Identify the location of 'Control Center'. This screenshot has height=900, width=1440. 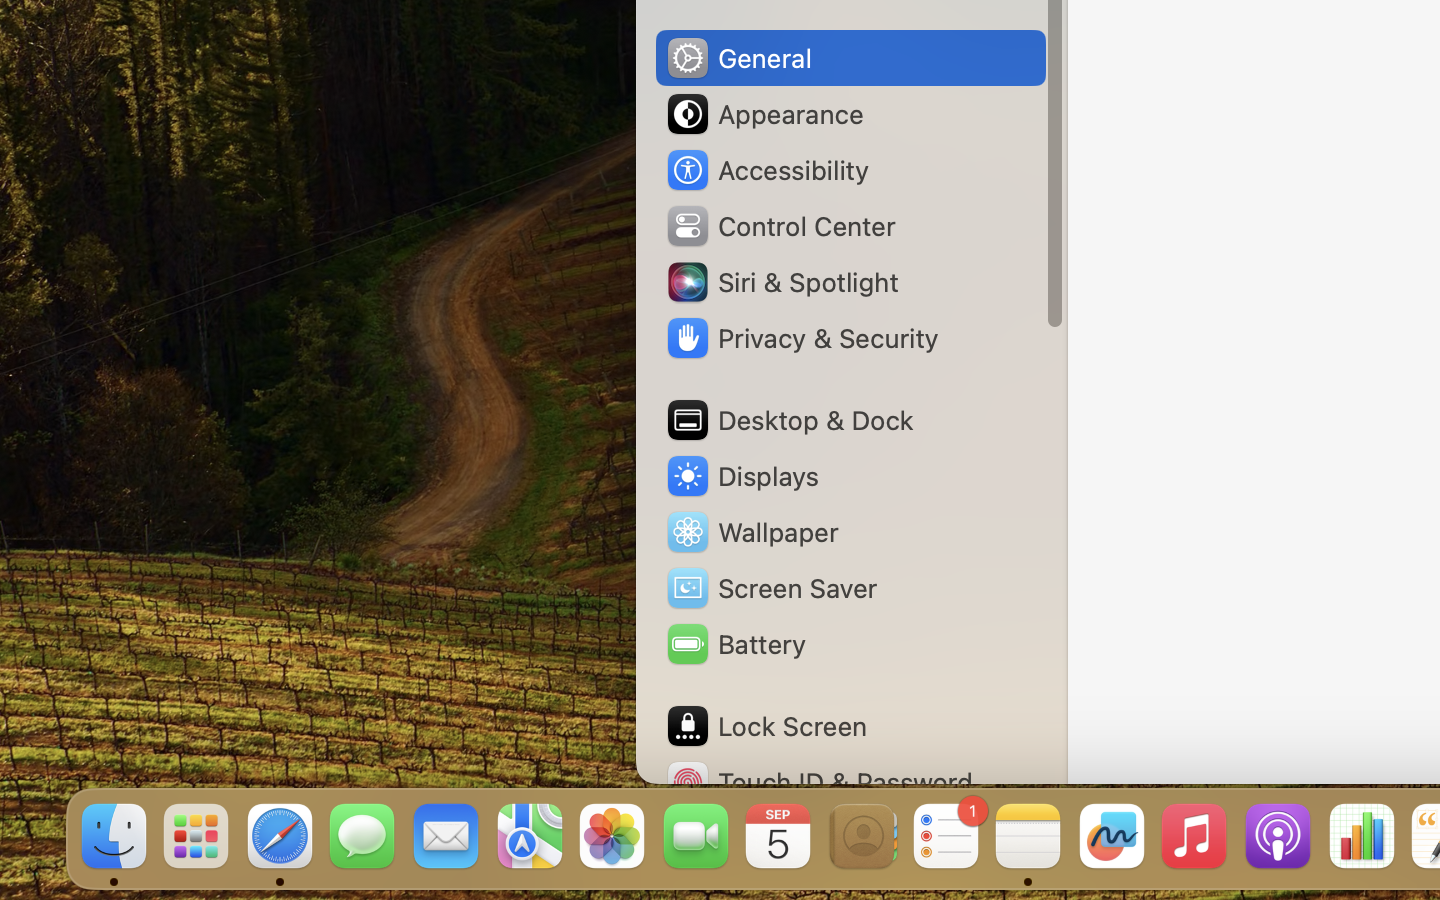
(779, 225).